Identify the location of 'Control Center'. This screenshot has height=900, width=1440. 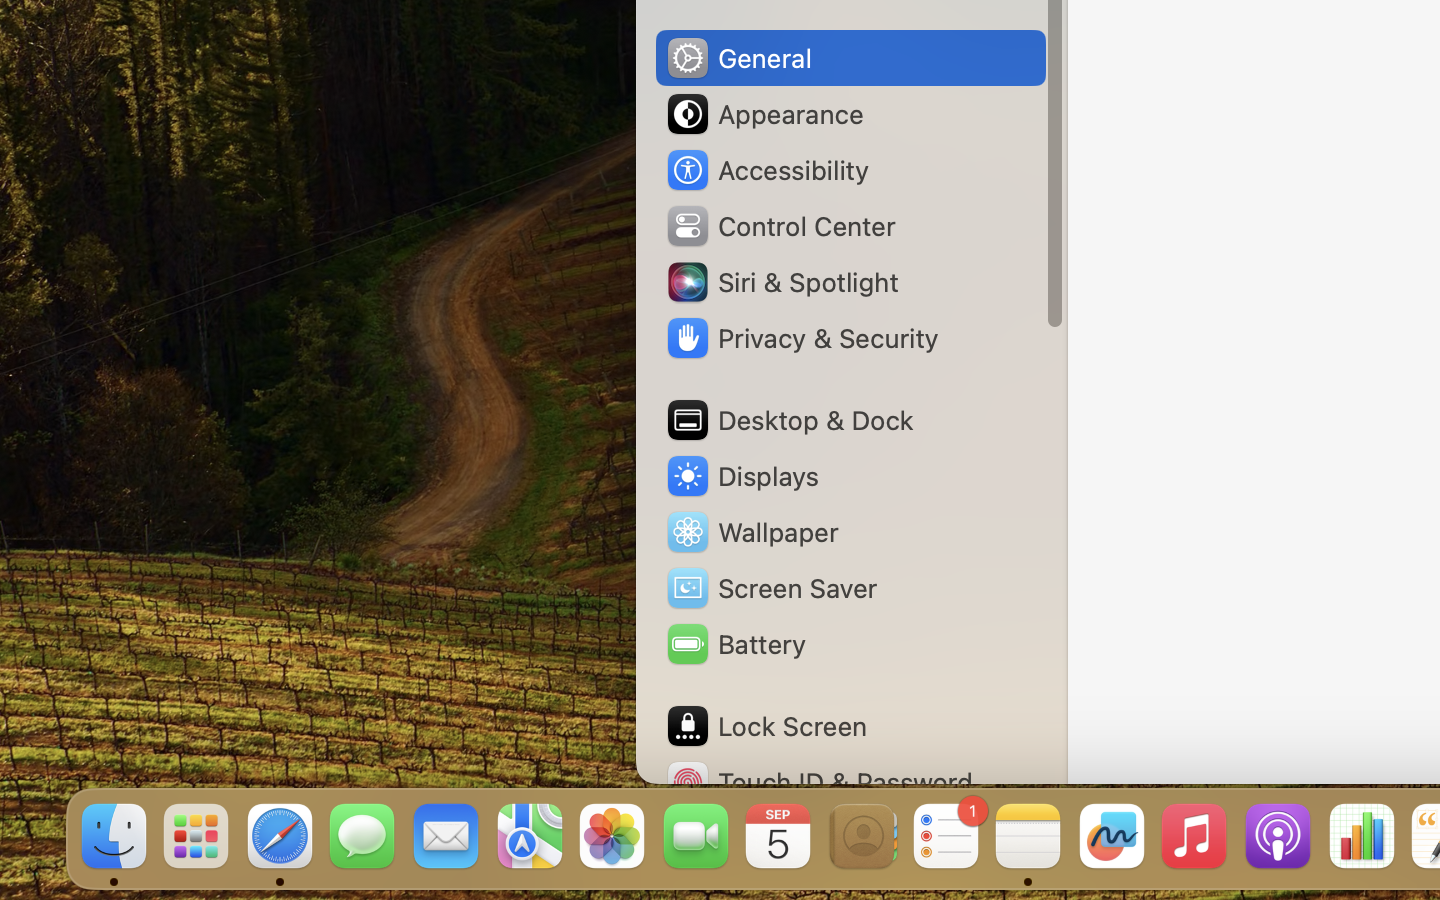
(779, 225).